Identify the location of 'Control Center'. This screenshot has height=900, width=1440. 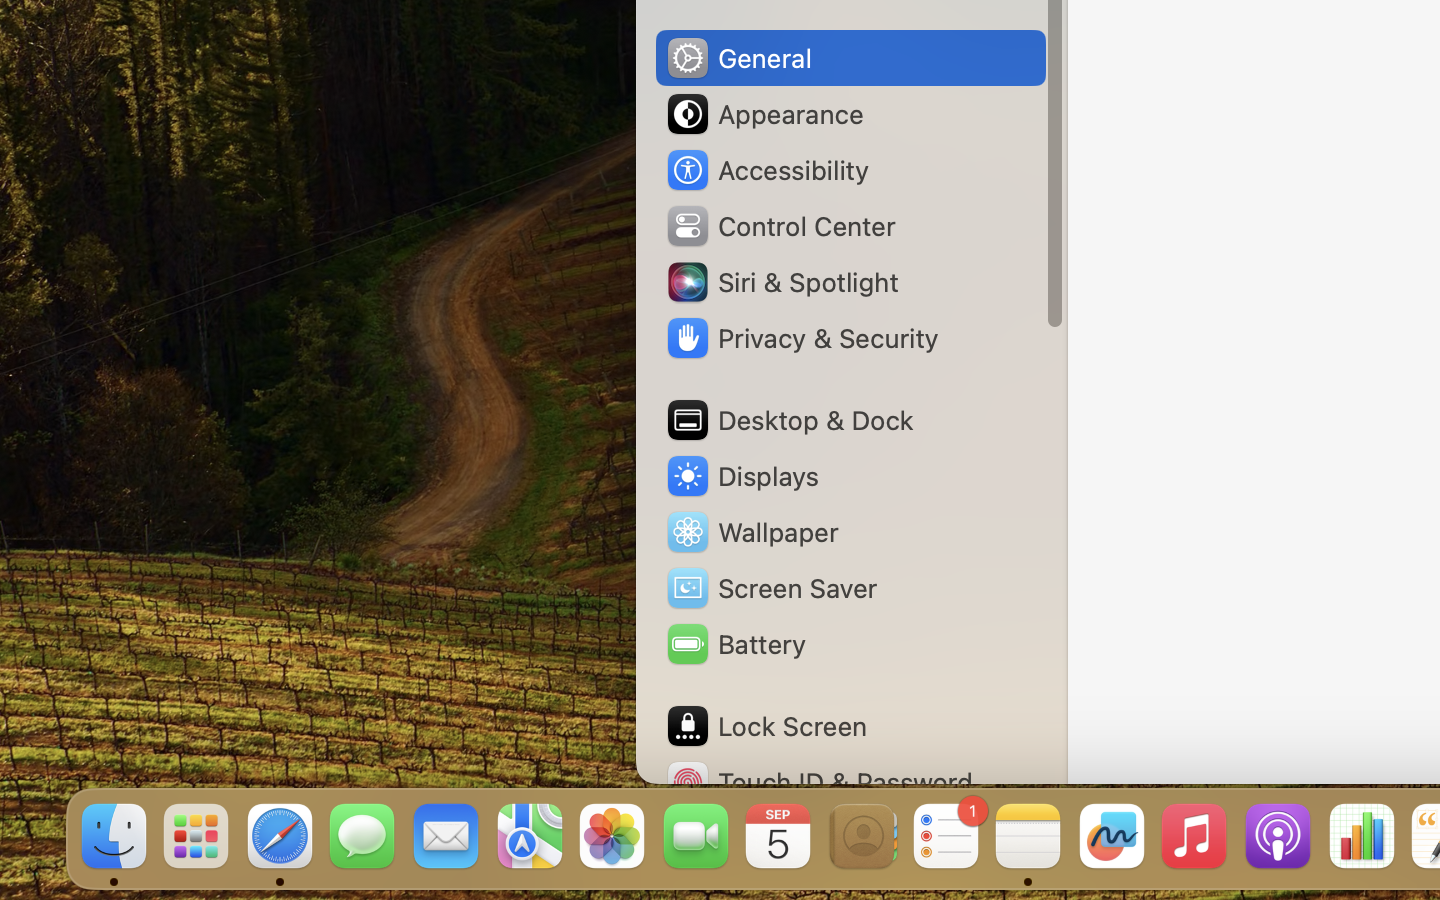
(779, 225).